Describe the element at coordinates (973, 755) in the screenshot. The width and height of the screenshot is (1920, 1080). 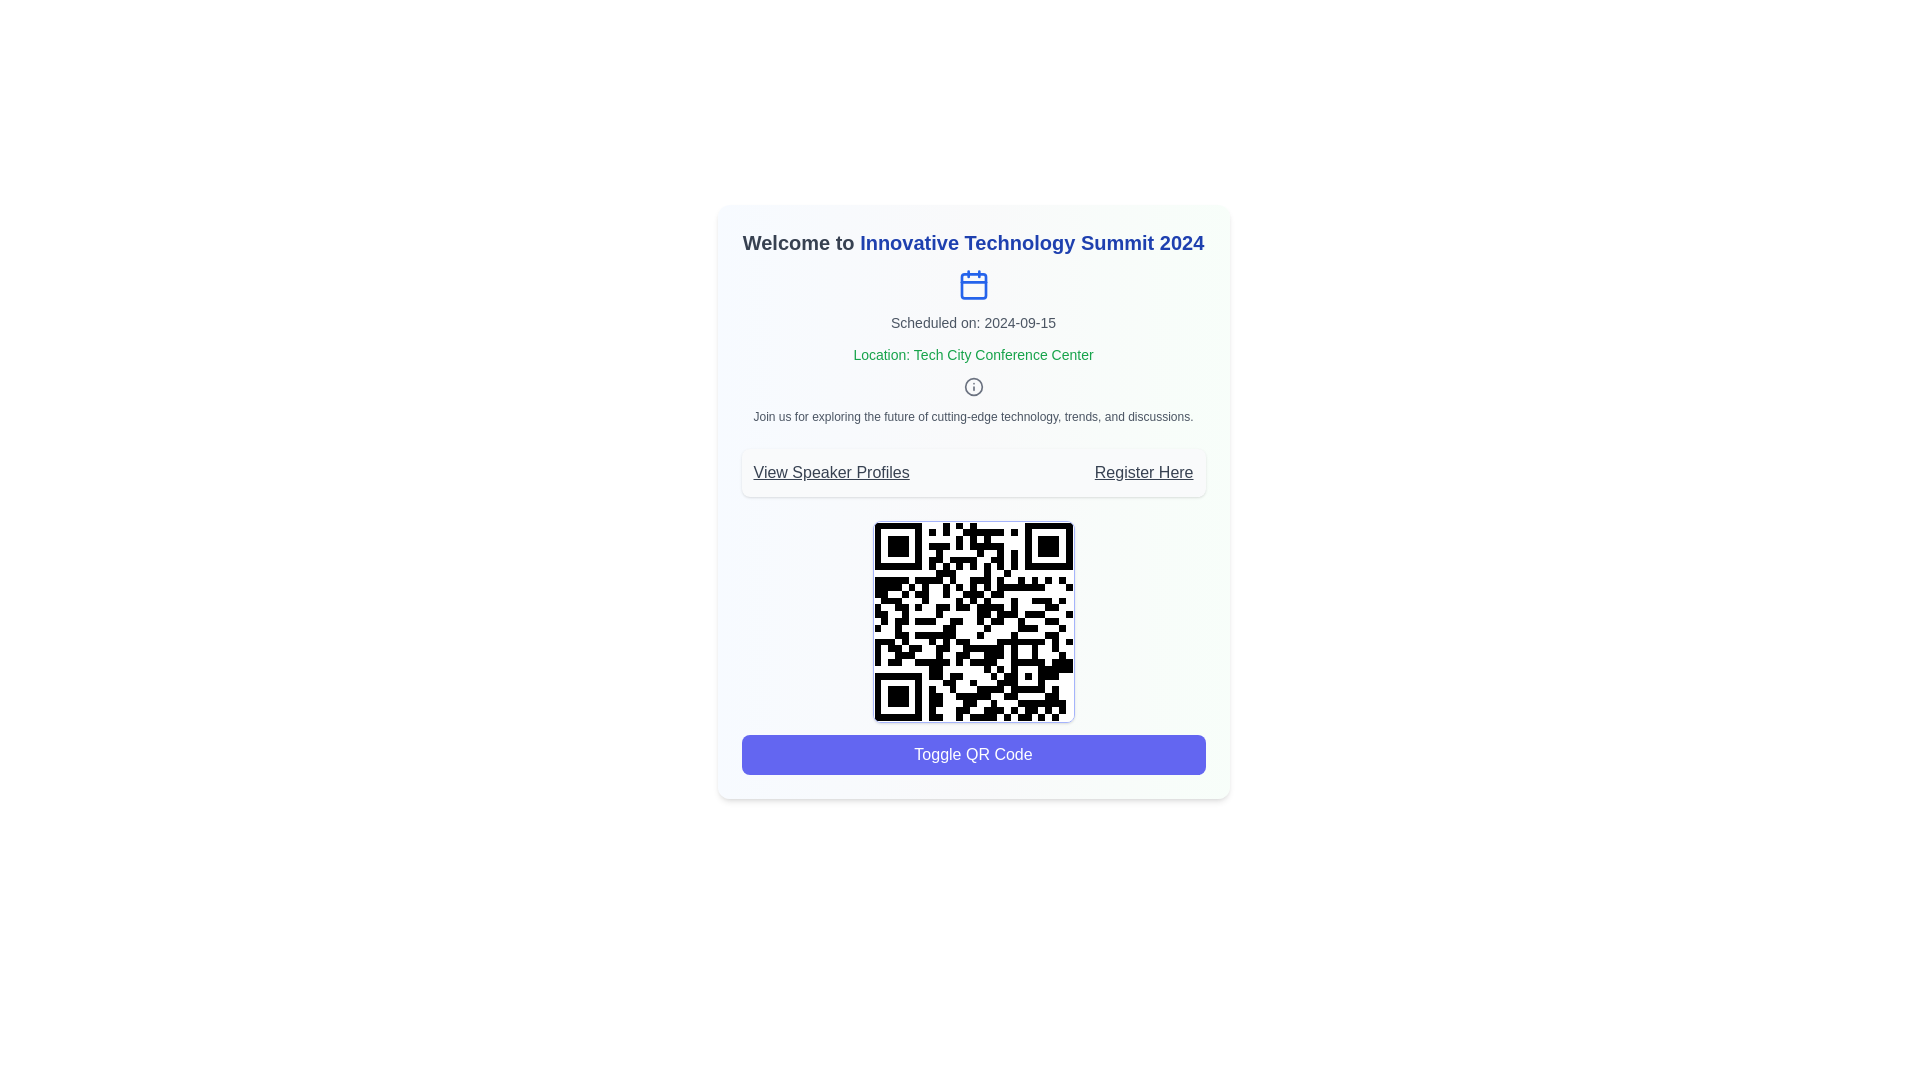
I see `the 'Toggle QR Code' button with a blue background and white text` at that location.